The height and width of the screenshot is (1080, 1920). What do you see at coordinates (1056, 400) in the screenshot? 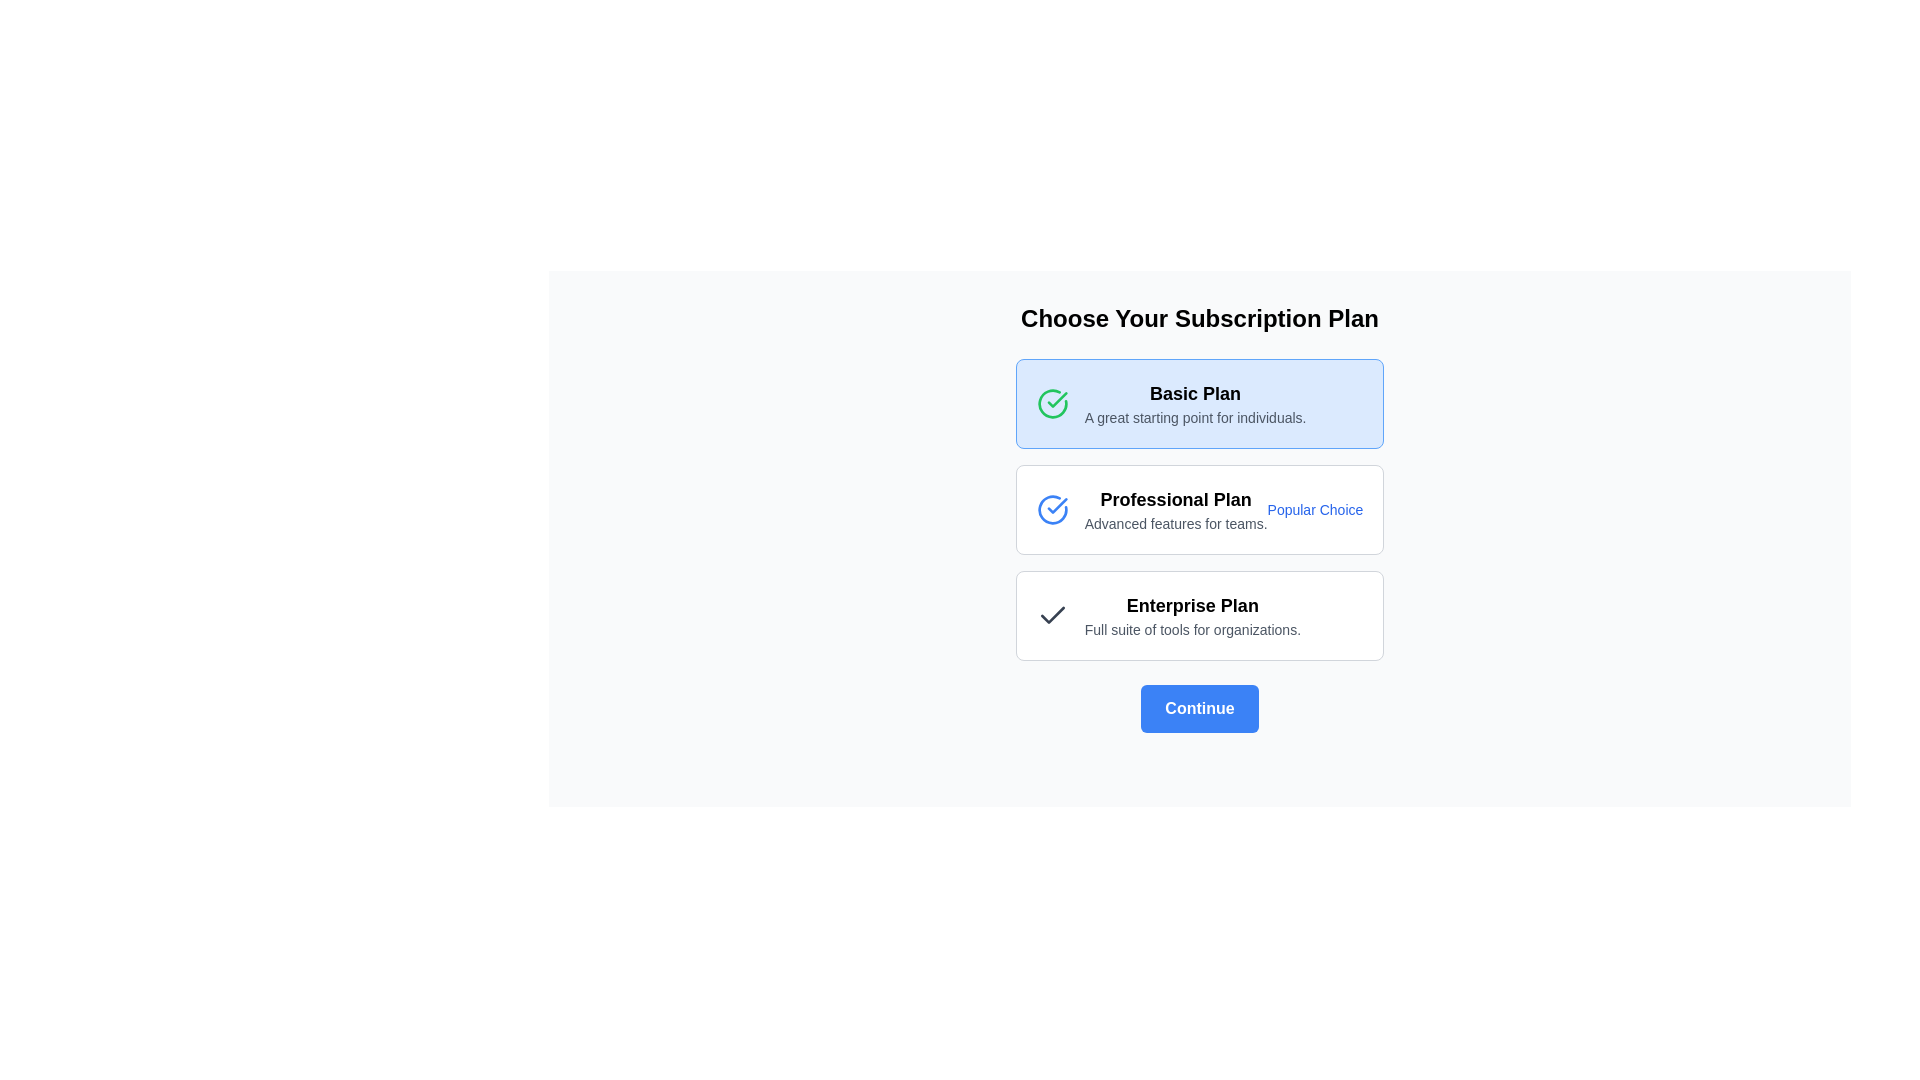
I see `the check mark symbol within the circular icon that indicates the selected 'Basic Plan' subscription option in the topmost subscription option card` at bounding box center [1056, 400].